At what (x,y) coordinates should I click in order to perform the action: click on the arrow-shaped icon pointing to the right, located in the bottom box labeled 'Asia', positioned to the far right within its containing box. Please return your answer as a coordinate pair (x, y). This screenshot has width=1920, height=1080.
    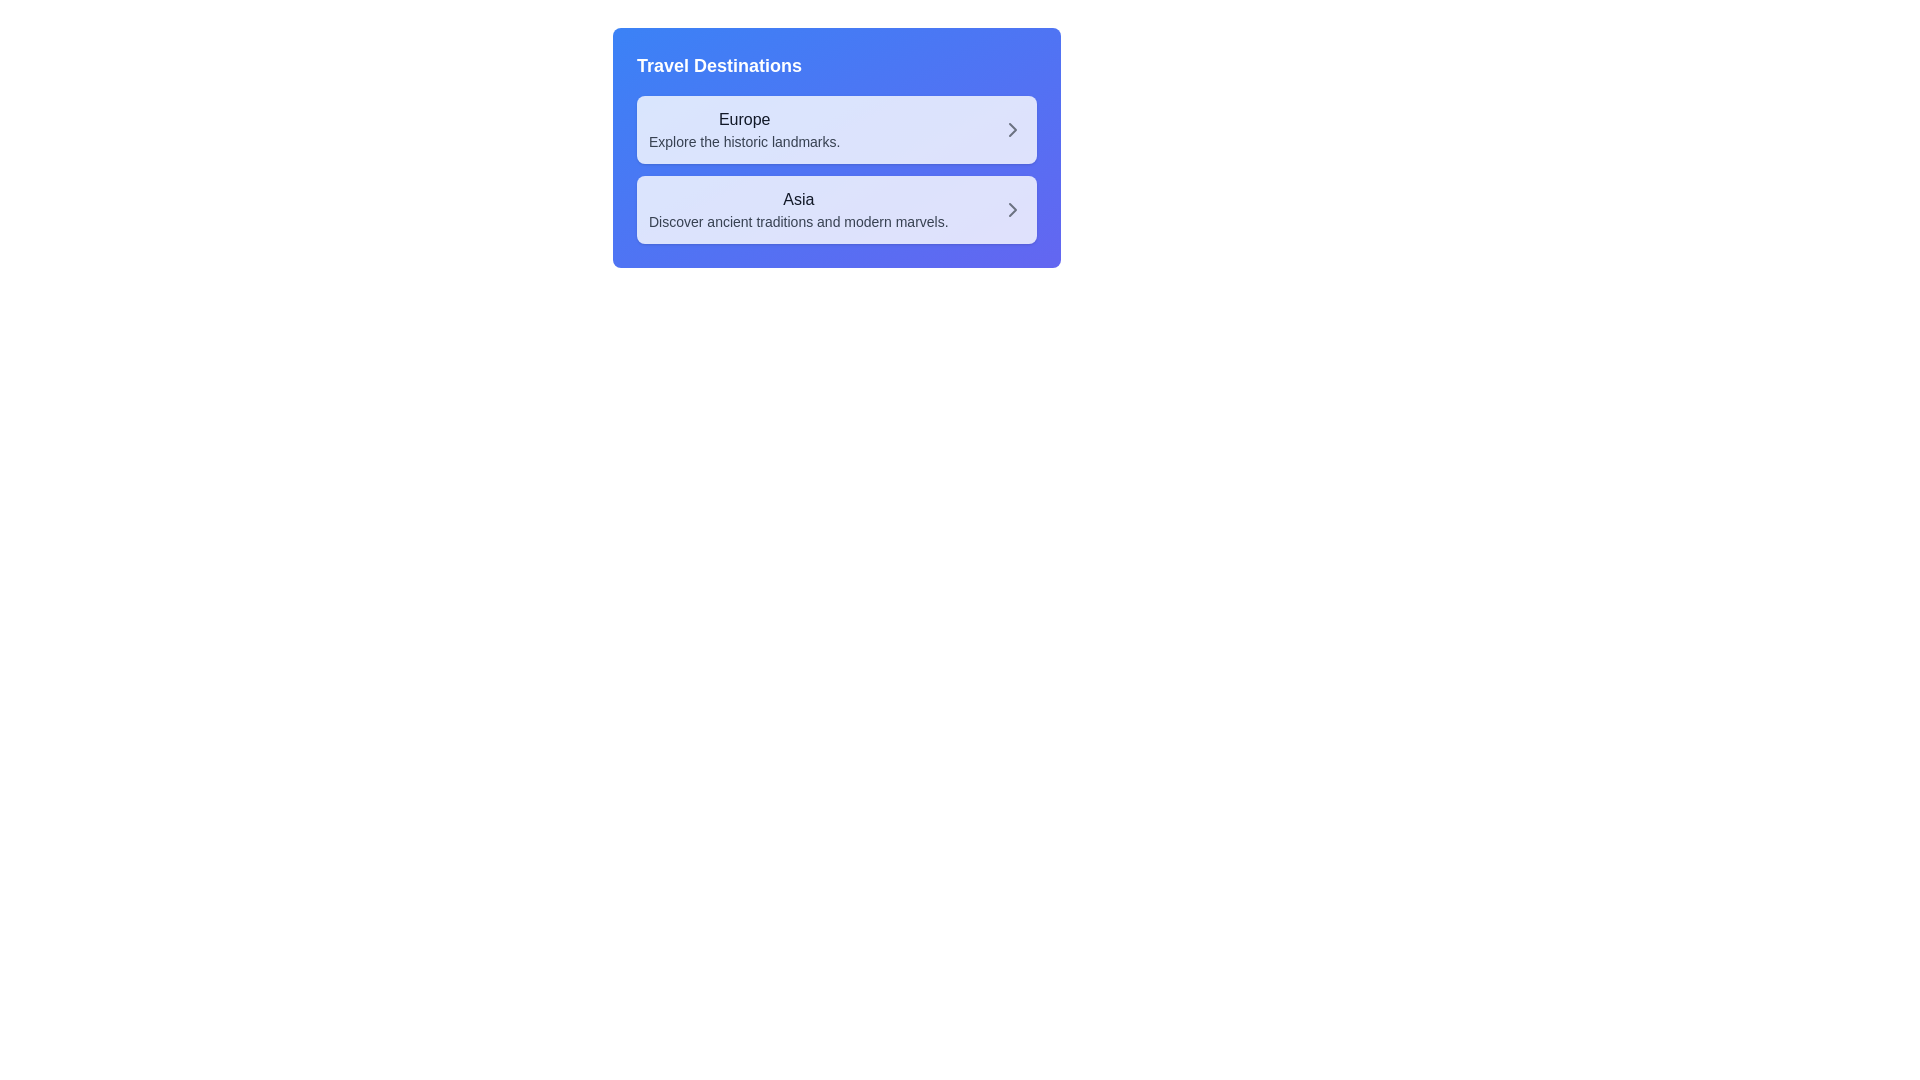
    Looking at the image, I should click on (1012, 209).